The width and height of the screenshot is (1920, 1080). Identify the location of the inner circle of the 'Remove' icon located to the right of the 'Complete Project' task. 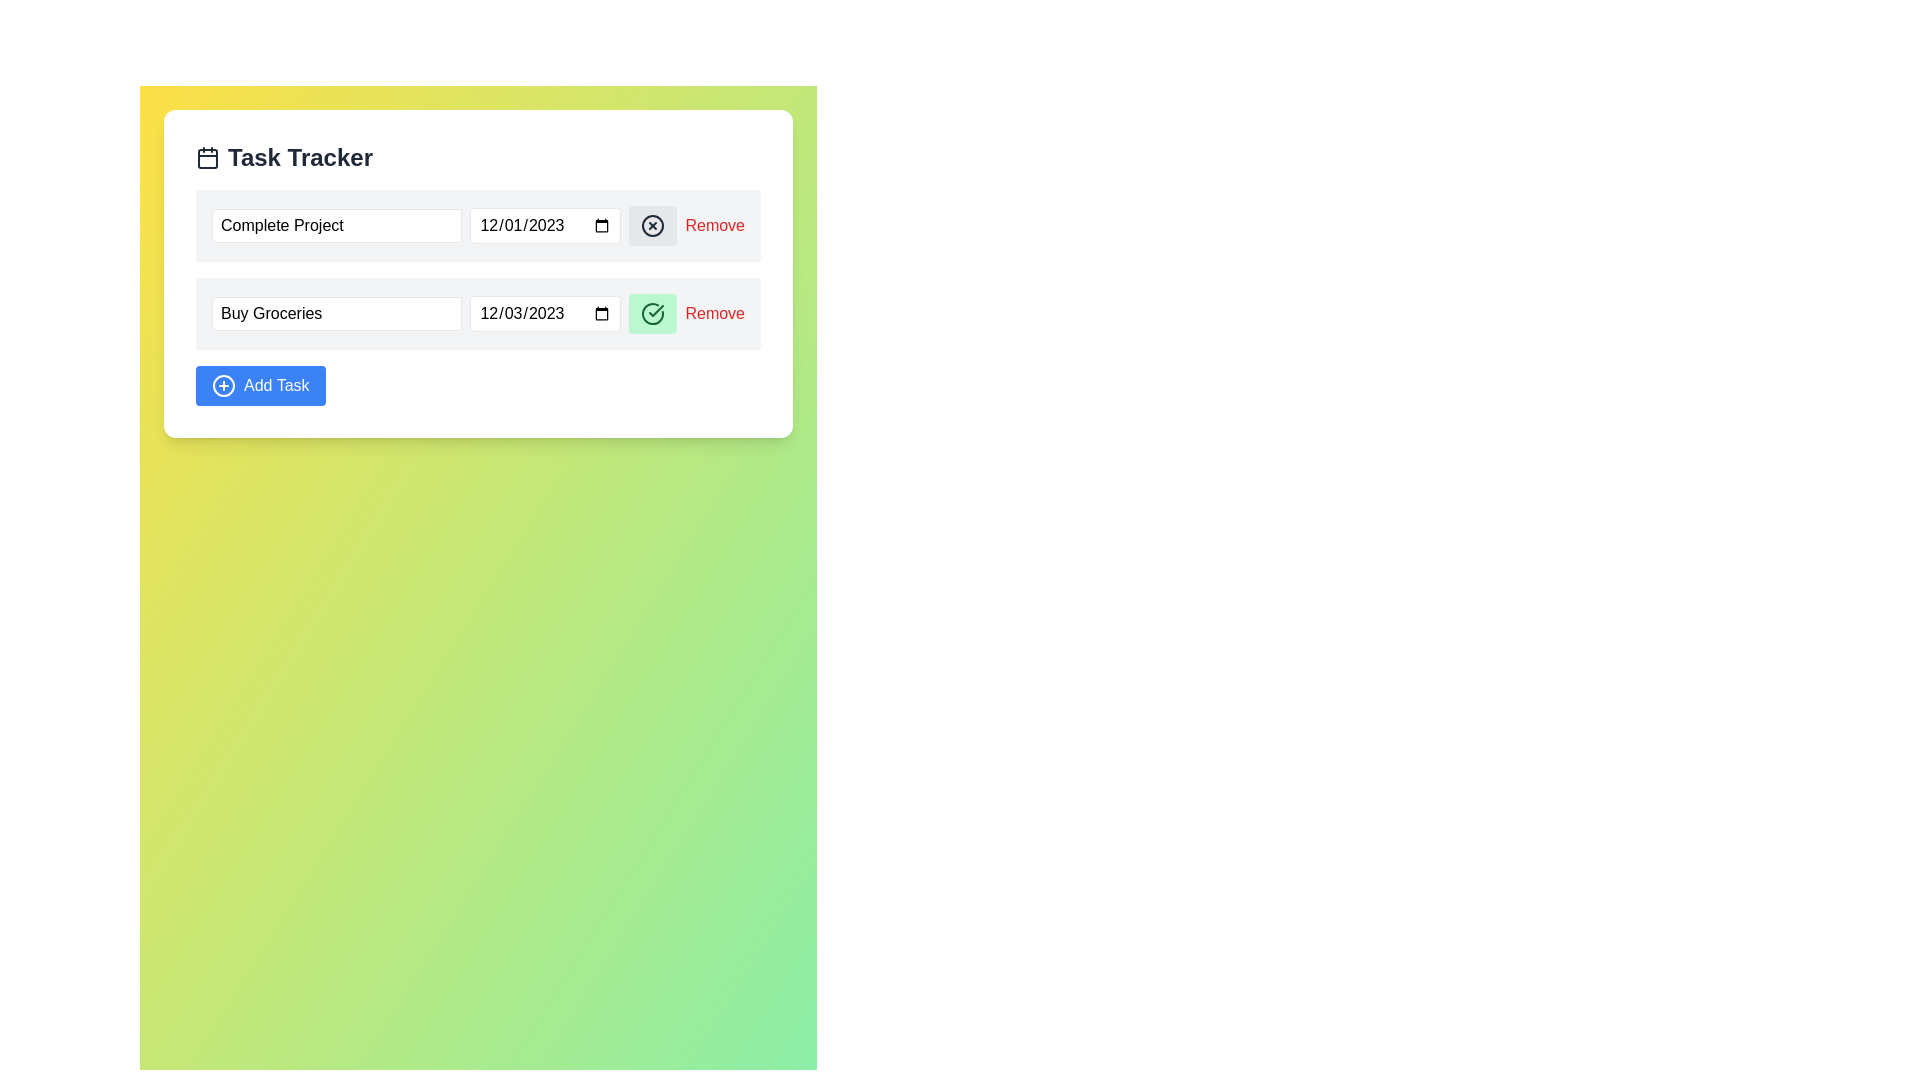
(653, 225).